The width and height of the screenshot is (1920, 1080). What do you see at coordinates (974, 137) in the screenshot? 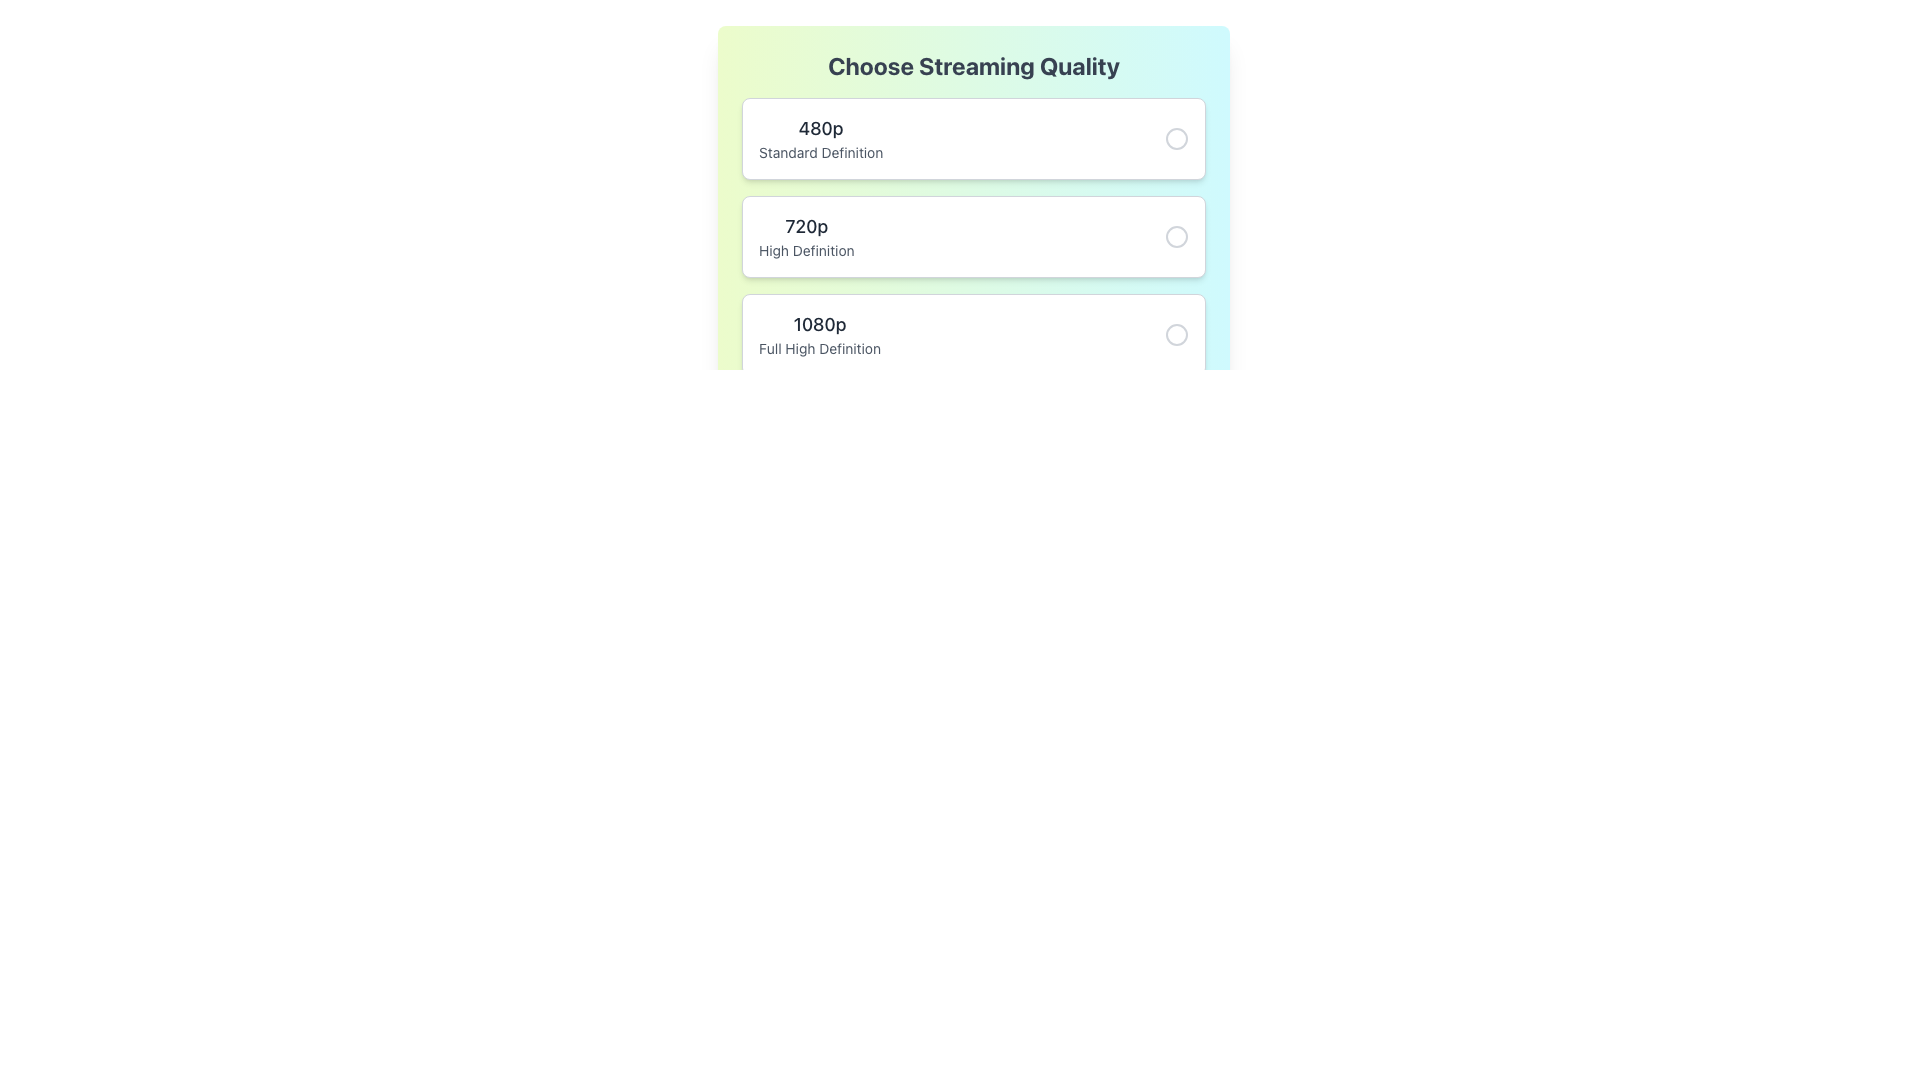
I see `the '480p Standard Definition' radio option` at bounding box center [974, 137].